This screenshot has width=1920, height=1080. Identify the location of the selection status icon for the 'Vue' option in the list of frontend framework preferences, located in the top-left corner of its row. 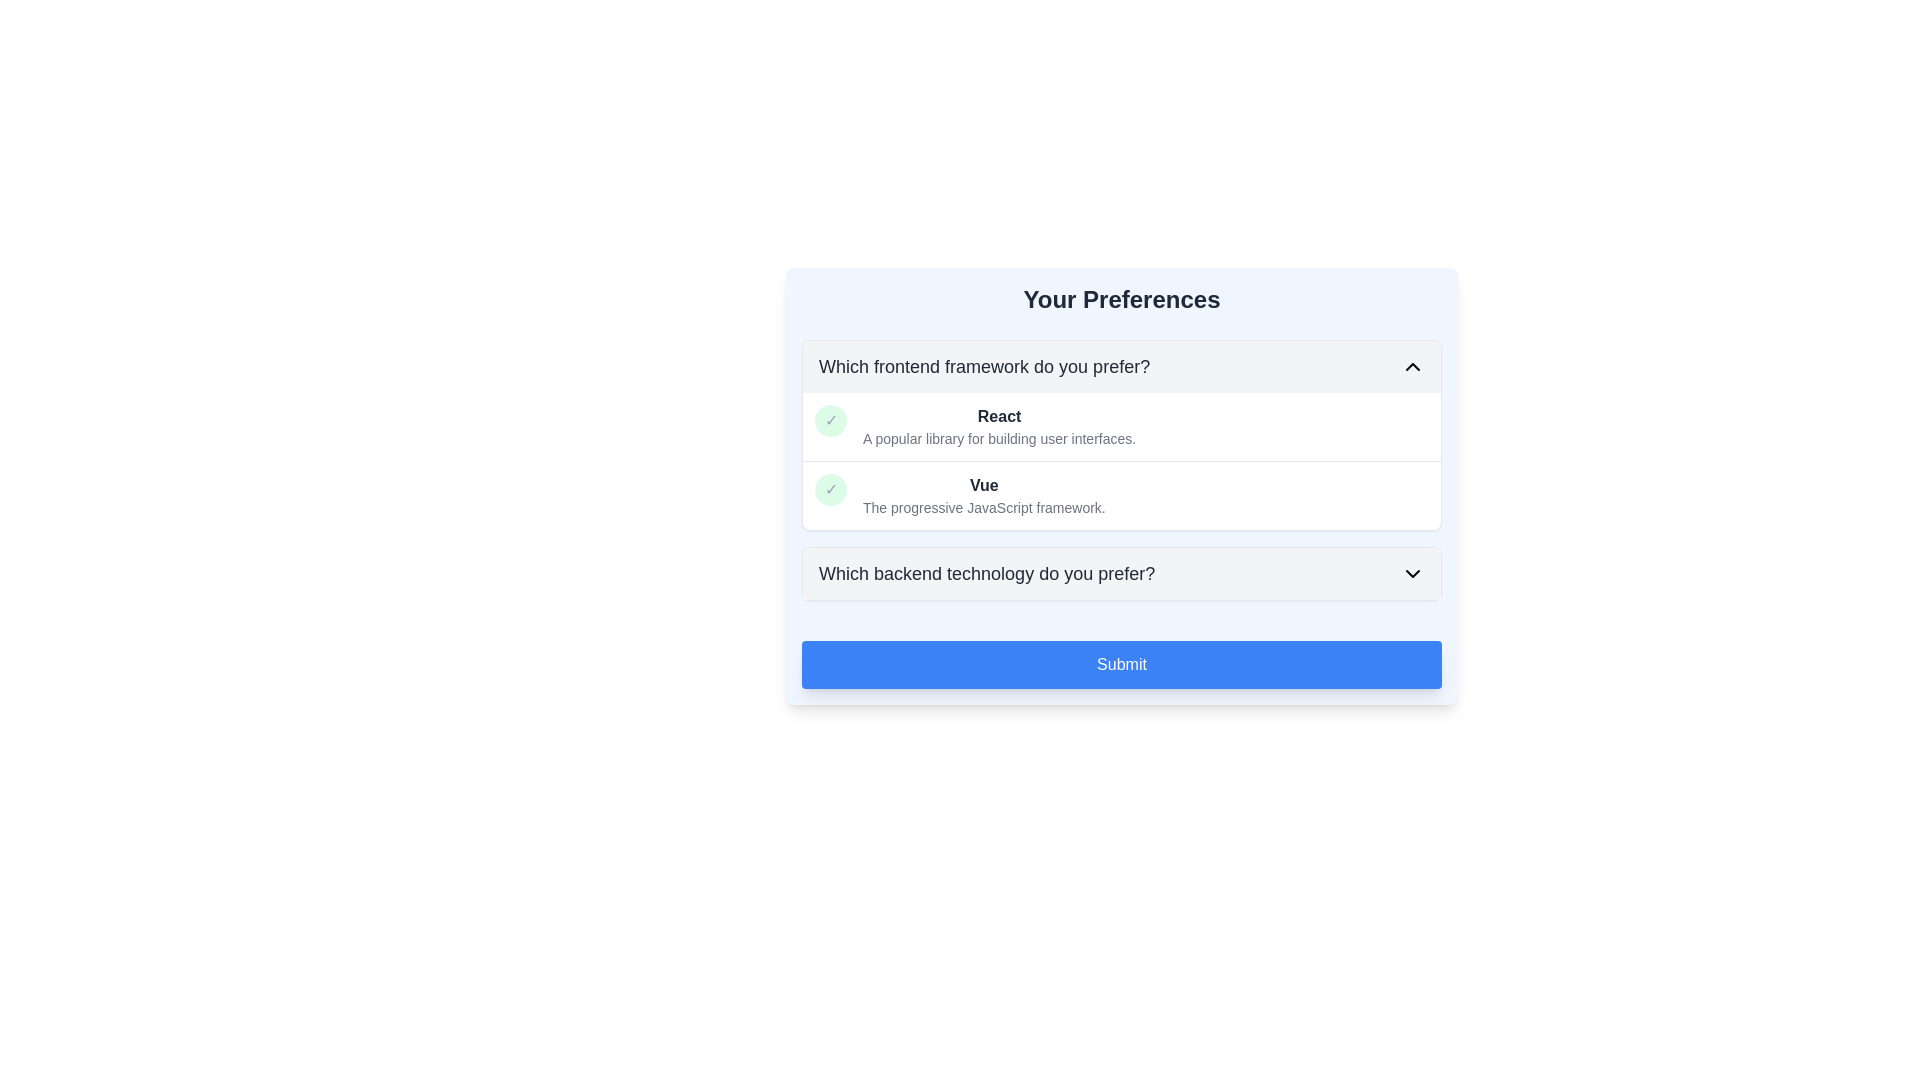
(830, 489).